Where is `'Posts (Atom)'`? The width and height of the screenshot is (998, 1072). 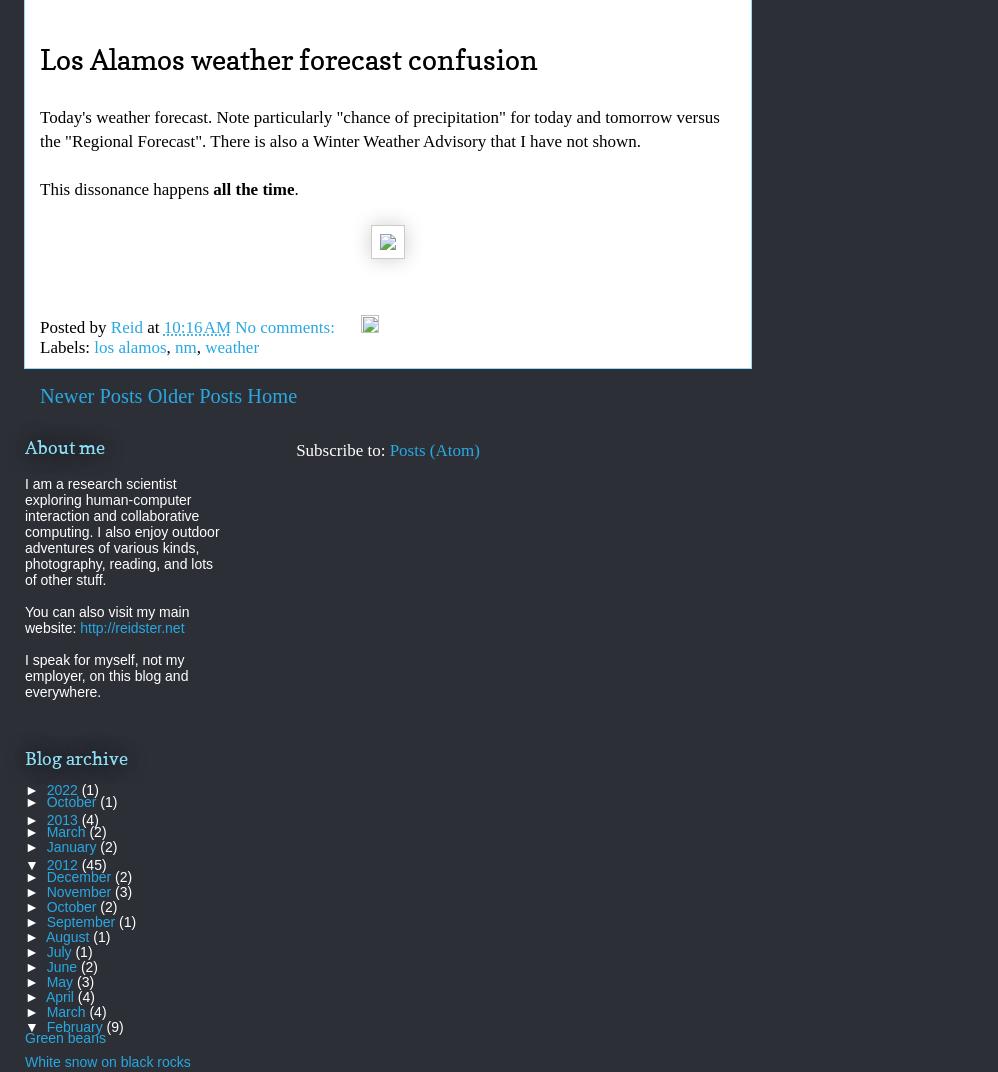
'Posts (Atom)' is located at coordinates (434, 449).